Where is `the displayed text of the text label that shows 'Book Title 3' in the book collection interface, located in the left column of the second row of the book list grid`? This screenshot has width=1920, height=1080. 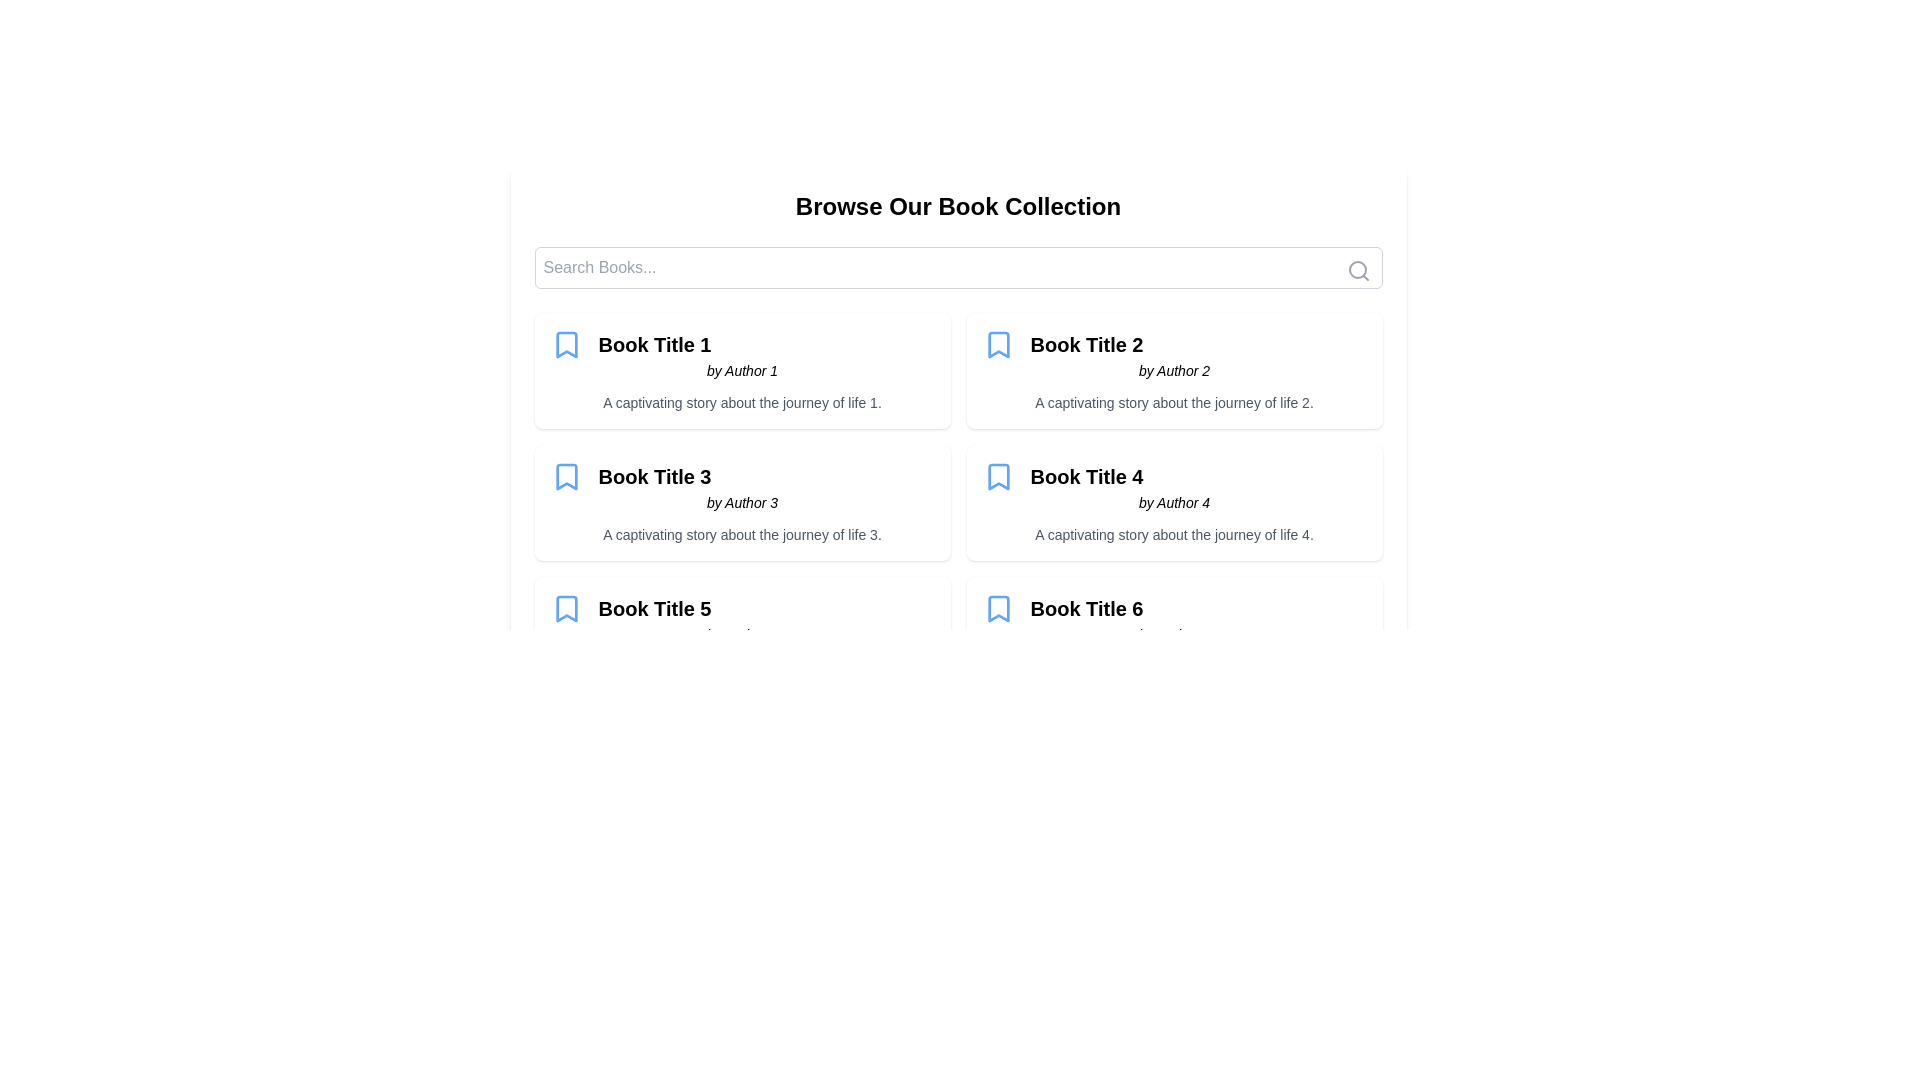
the displayed text of the text label that shows 'Book Title 3' in the book collection interface, located in the left column of the second row of the book list grid is located at coordinates (654, 477).